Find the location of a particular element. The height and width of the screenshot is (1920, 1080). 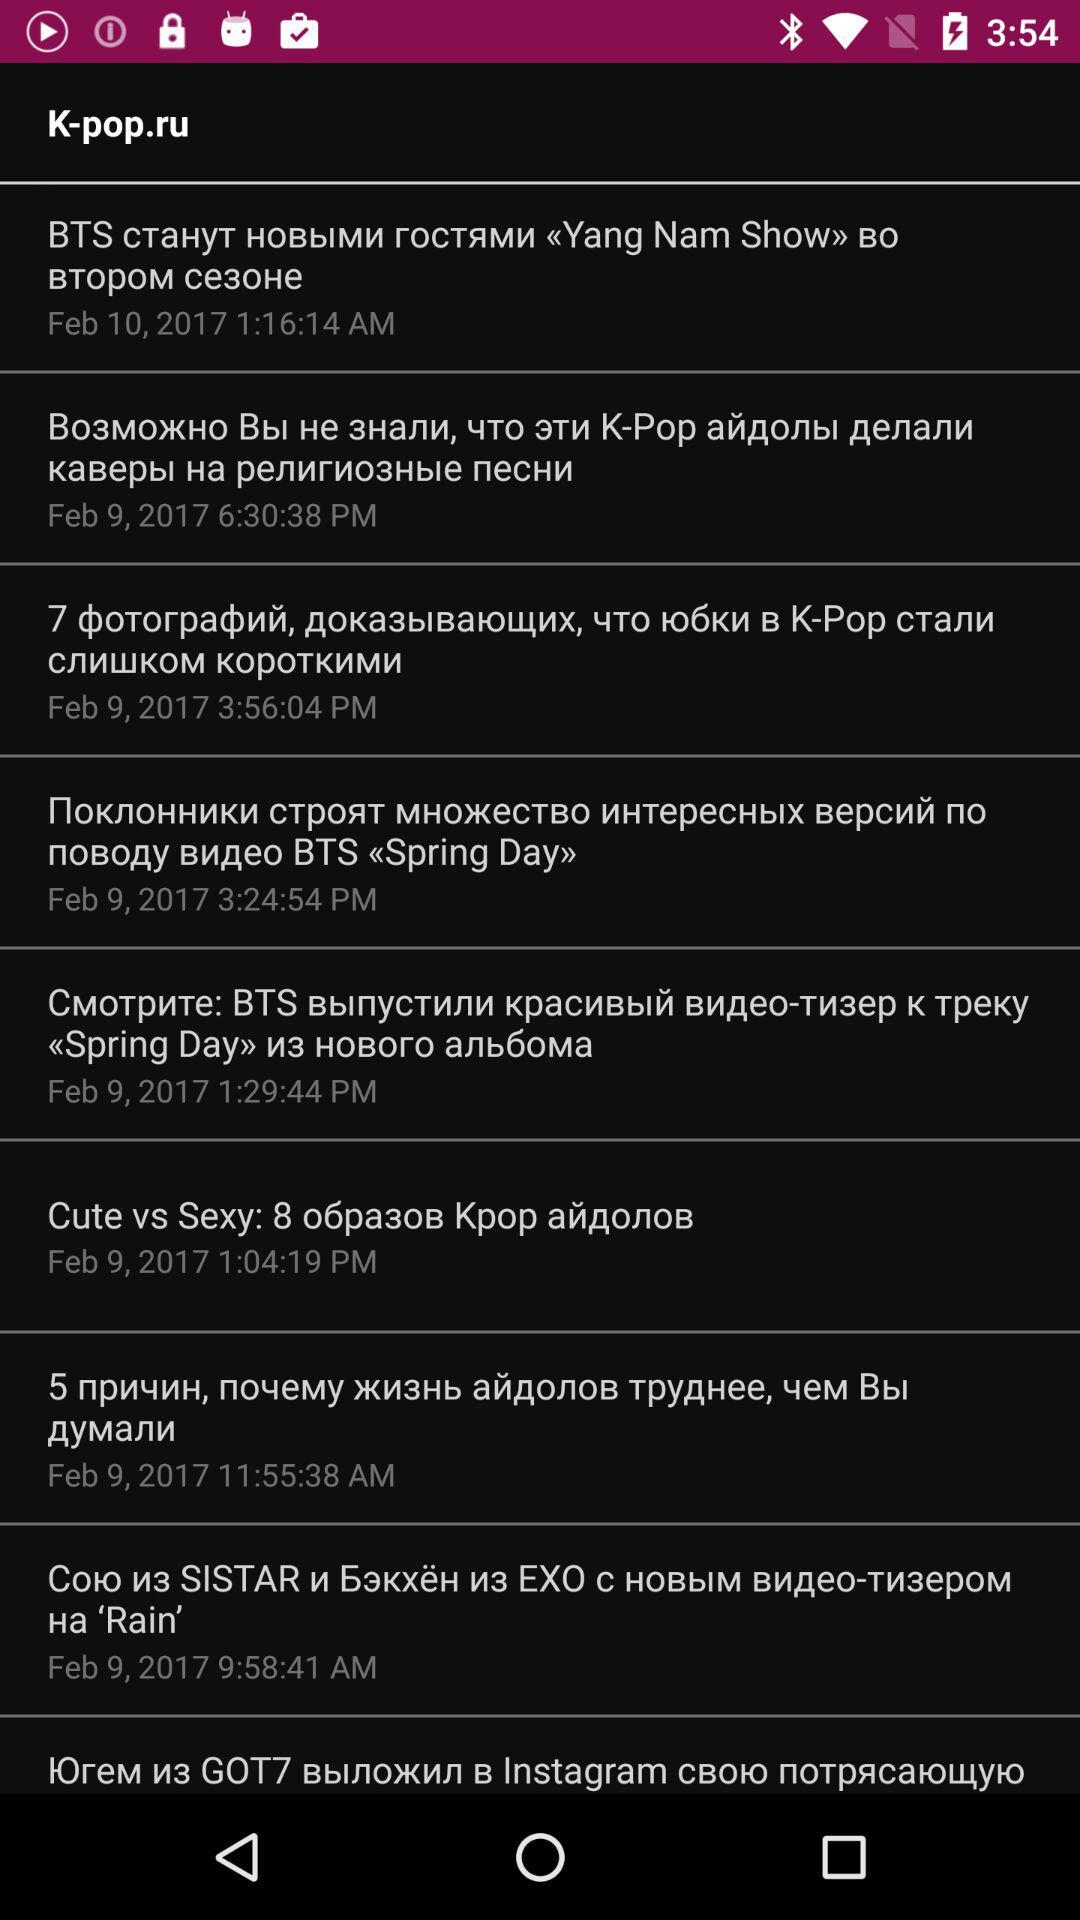

the item above the feb 9 2017 icon is located at coordinates (540, 1597).